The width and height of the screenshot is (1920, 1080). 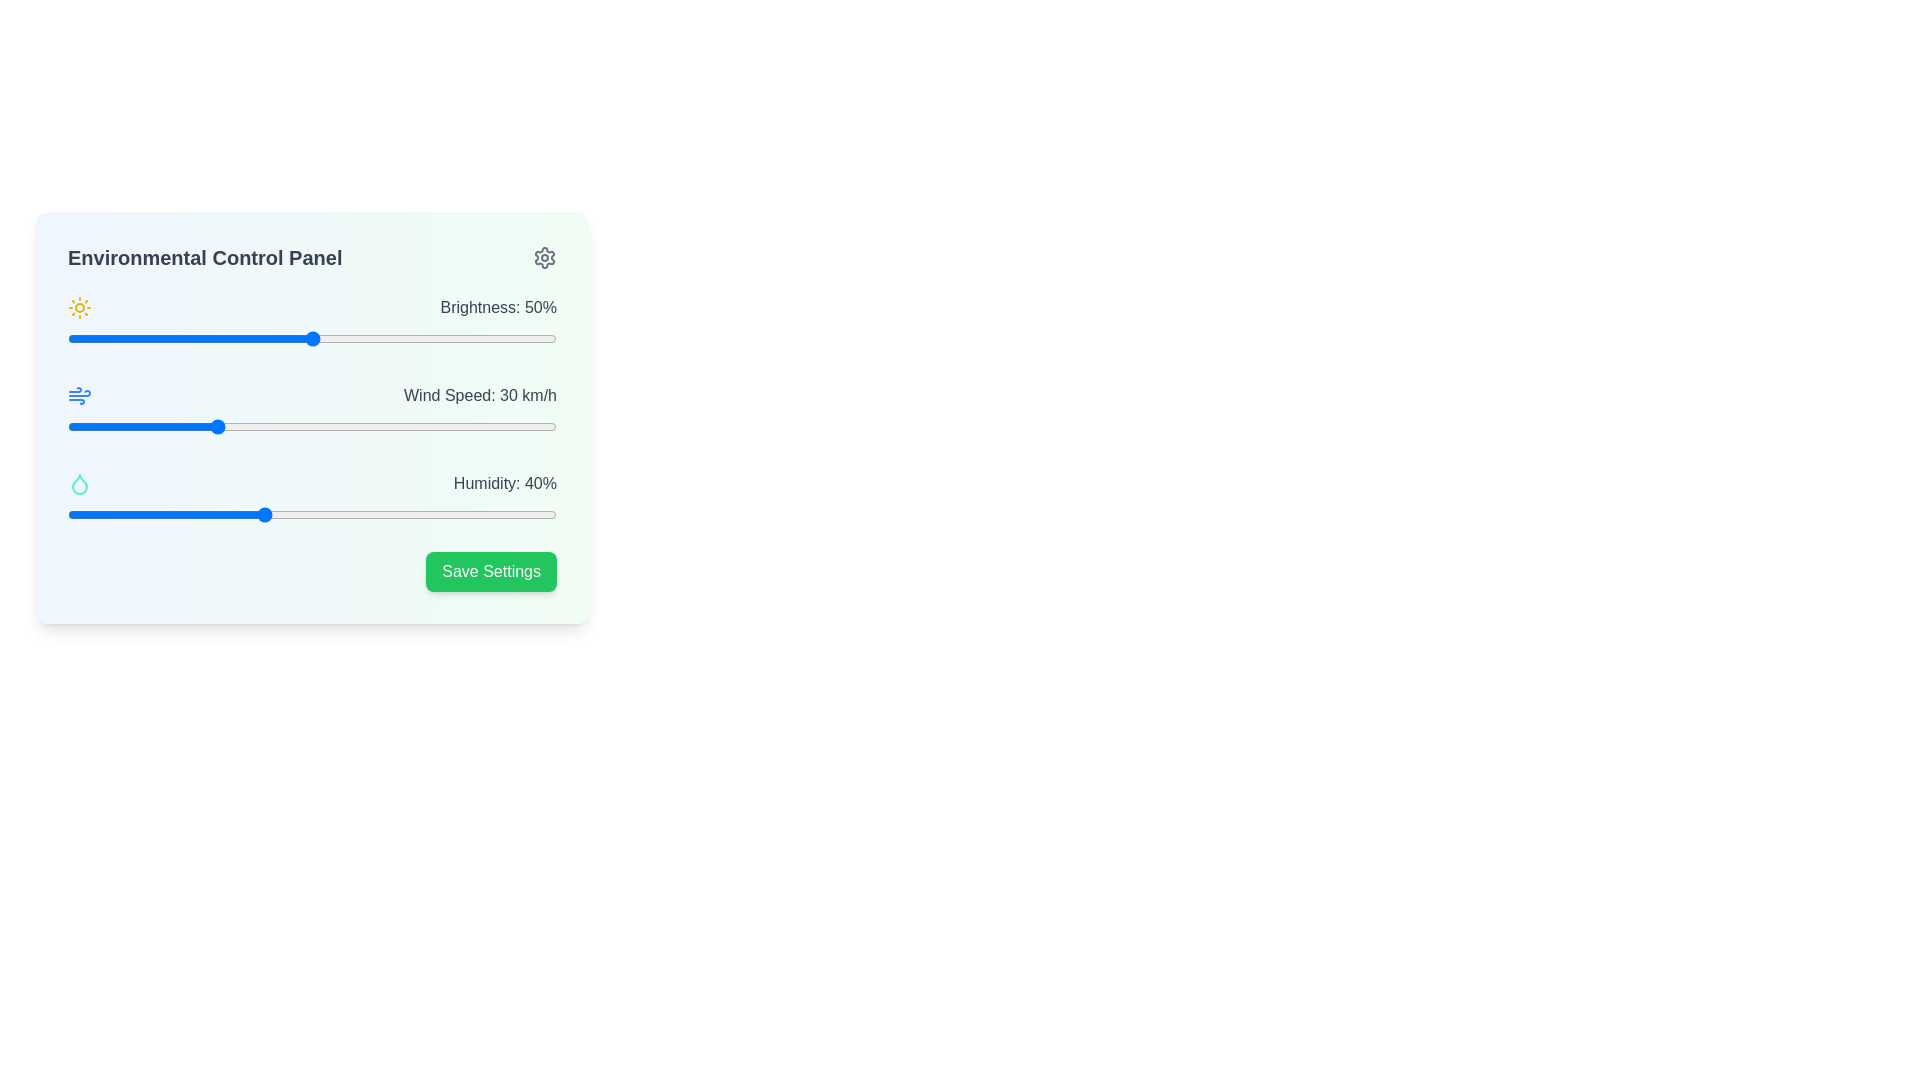 What do you see at coordinates (248, 338) in the screenshot?
I see `the slider value` at bounding box center [248, 338].